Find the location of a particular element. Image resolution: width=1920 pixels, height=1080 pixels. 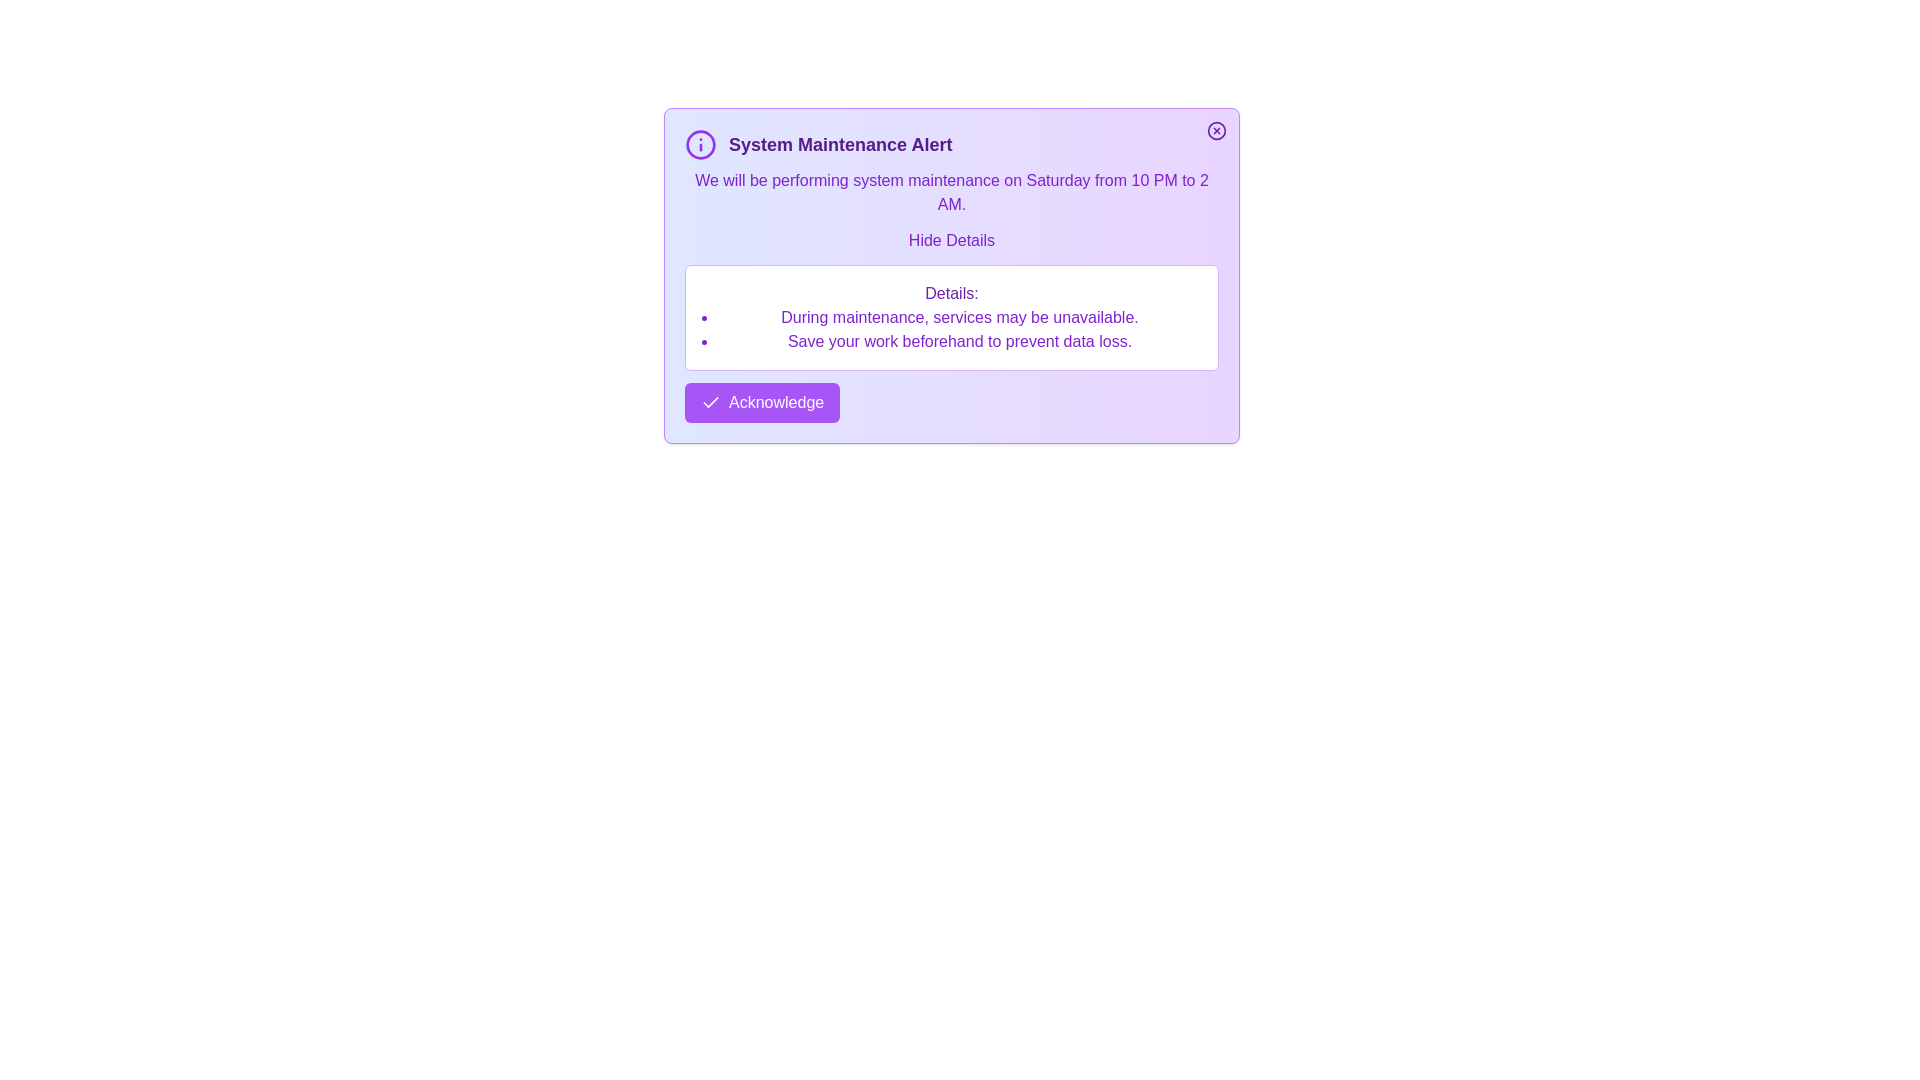

close button in the top-right corner of the alert is located at coordinates (1216, 131).